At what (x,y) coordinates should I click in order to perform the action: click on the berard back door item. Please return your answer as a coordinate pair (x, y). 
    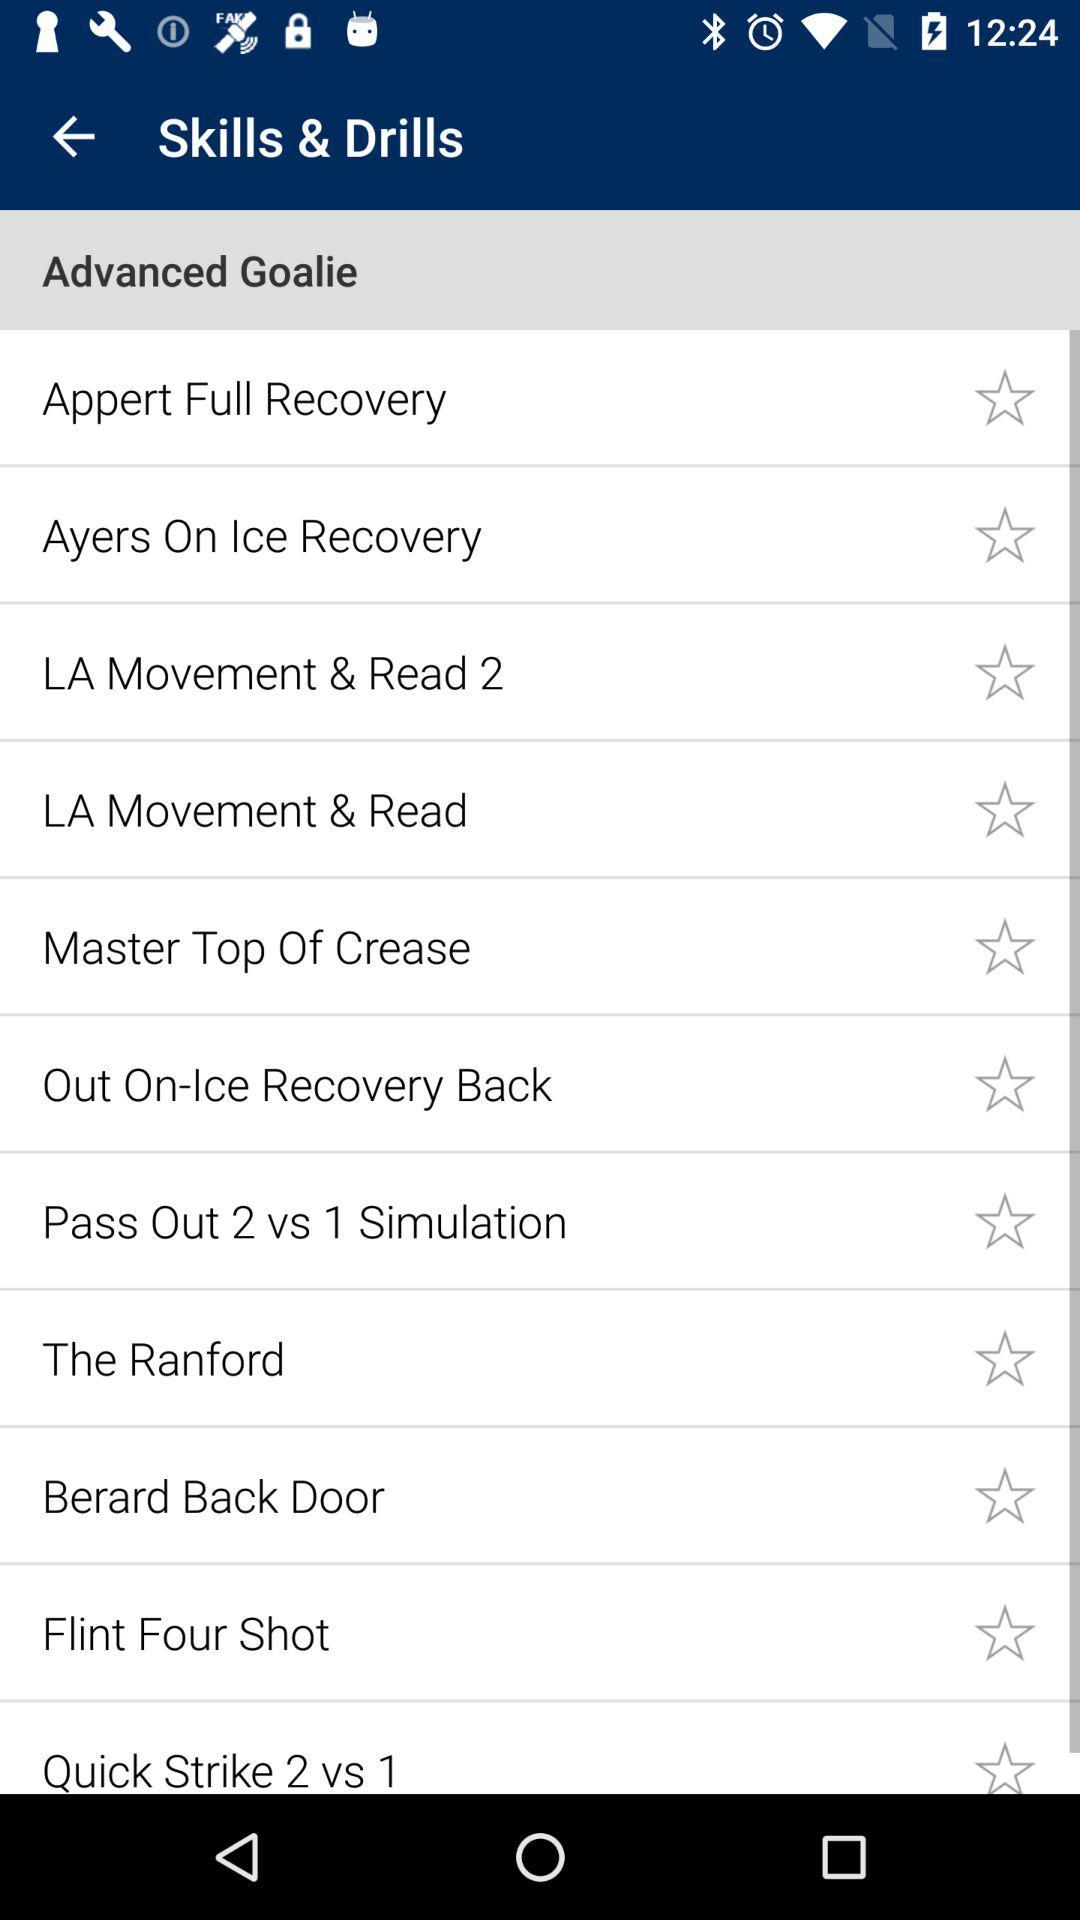
    Looking at the image, I should click on (495, 1495).